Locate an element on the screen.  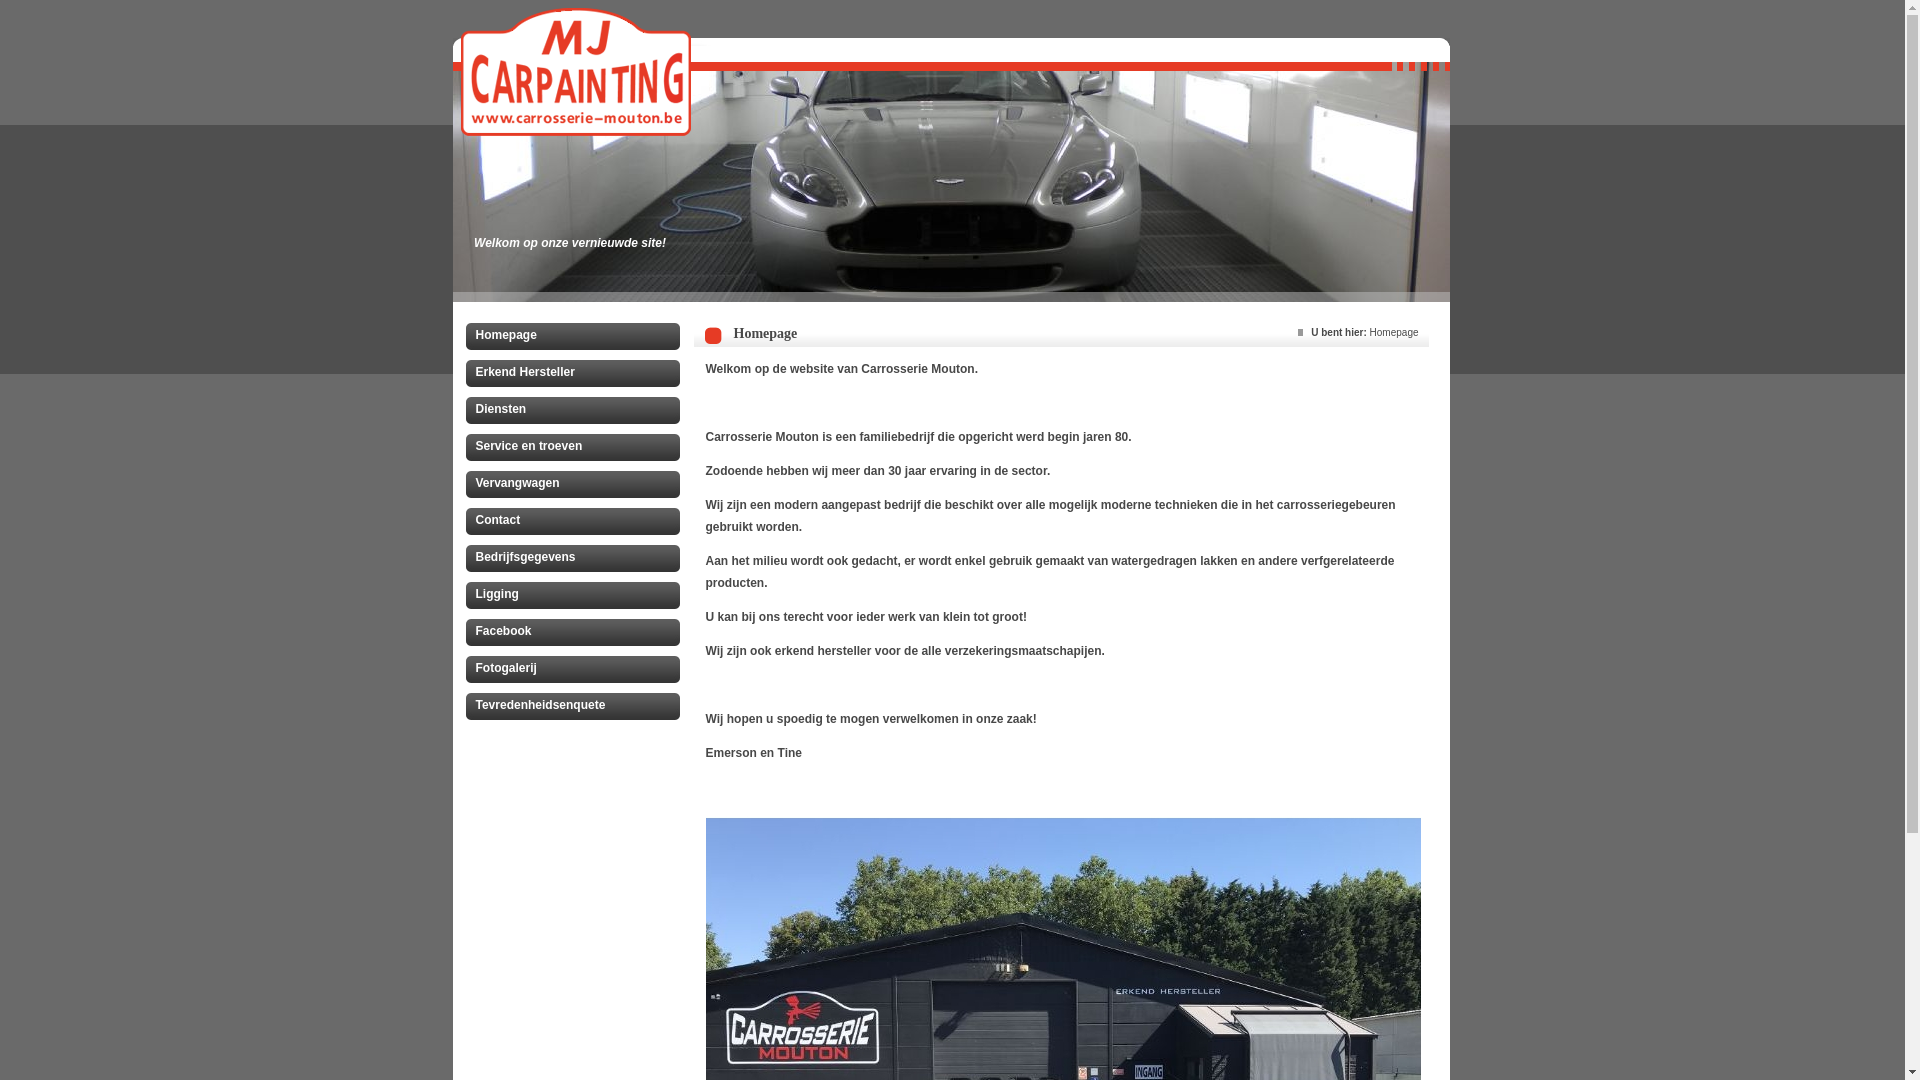
'Facebook' is located at coordinates (576, 635).